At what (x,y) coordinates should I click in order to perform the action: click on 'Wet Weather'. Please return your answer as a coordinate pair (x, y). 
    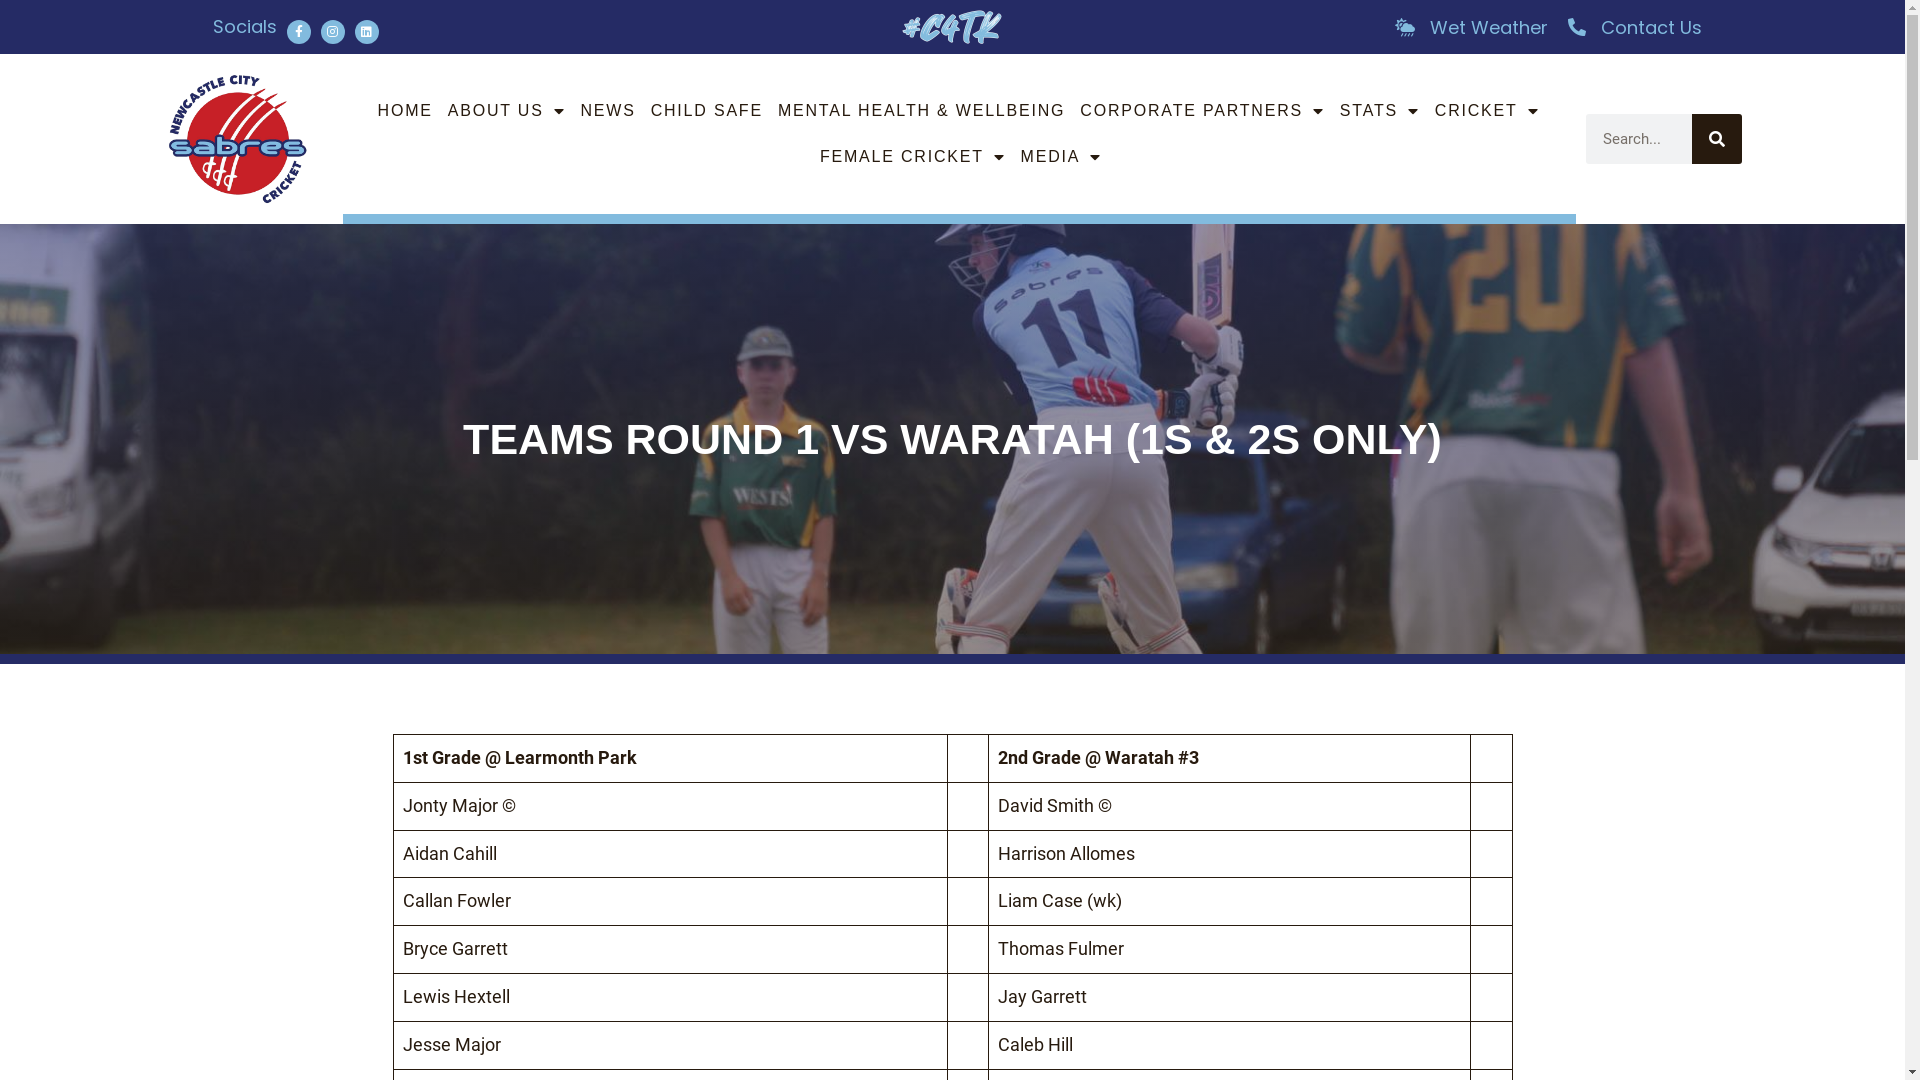
    Looking at the image, I should click on (1469, 27).